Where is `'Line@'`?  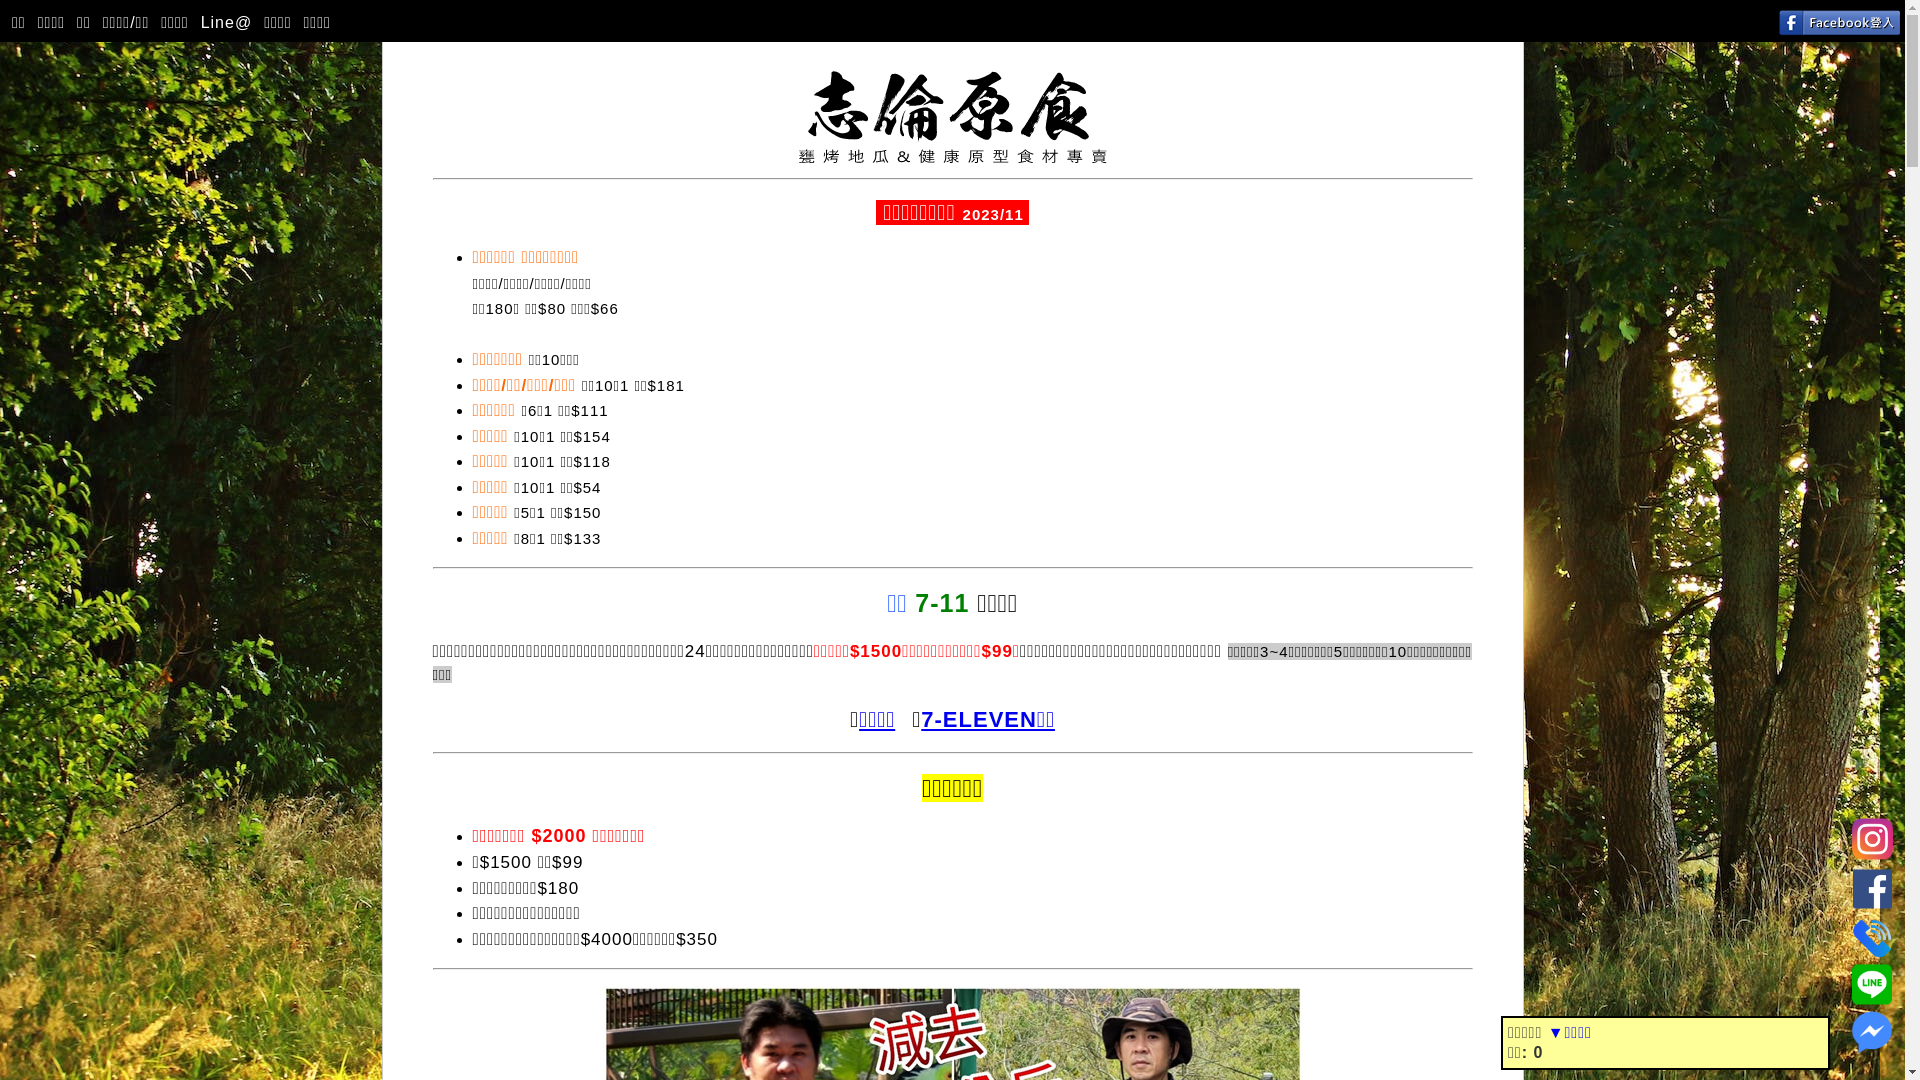
'Line@' is located at coordinates (225, 23).